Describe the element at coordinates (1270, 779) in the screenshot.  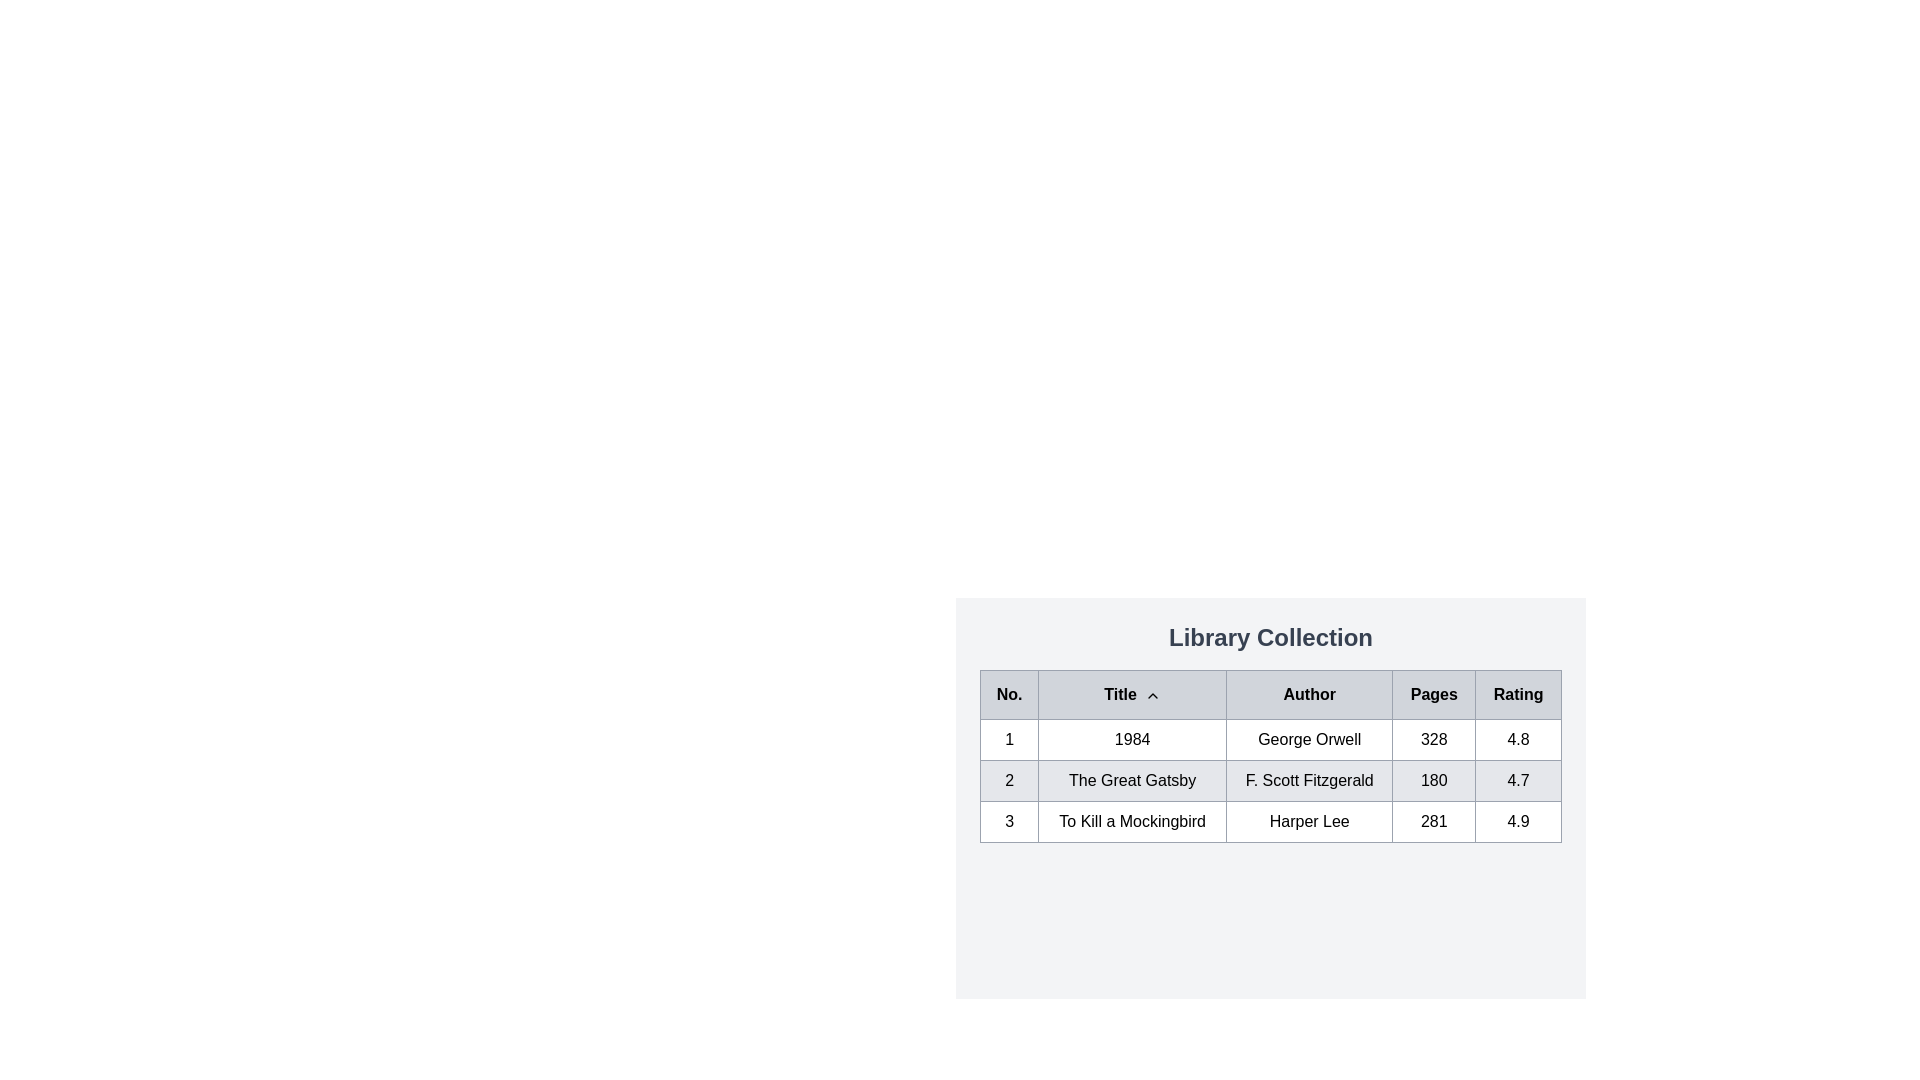
I see `the second row of the book table, which displays information such as title, author, number of pages, and rating` at that location.